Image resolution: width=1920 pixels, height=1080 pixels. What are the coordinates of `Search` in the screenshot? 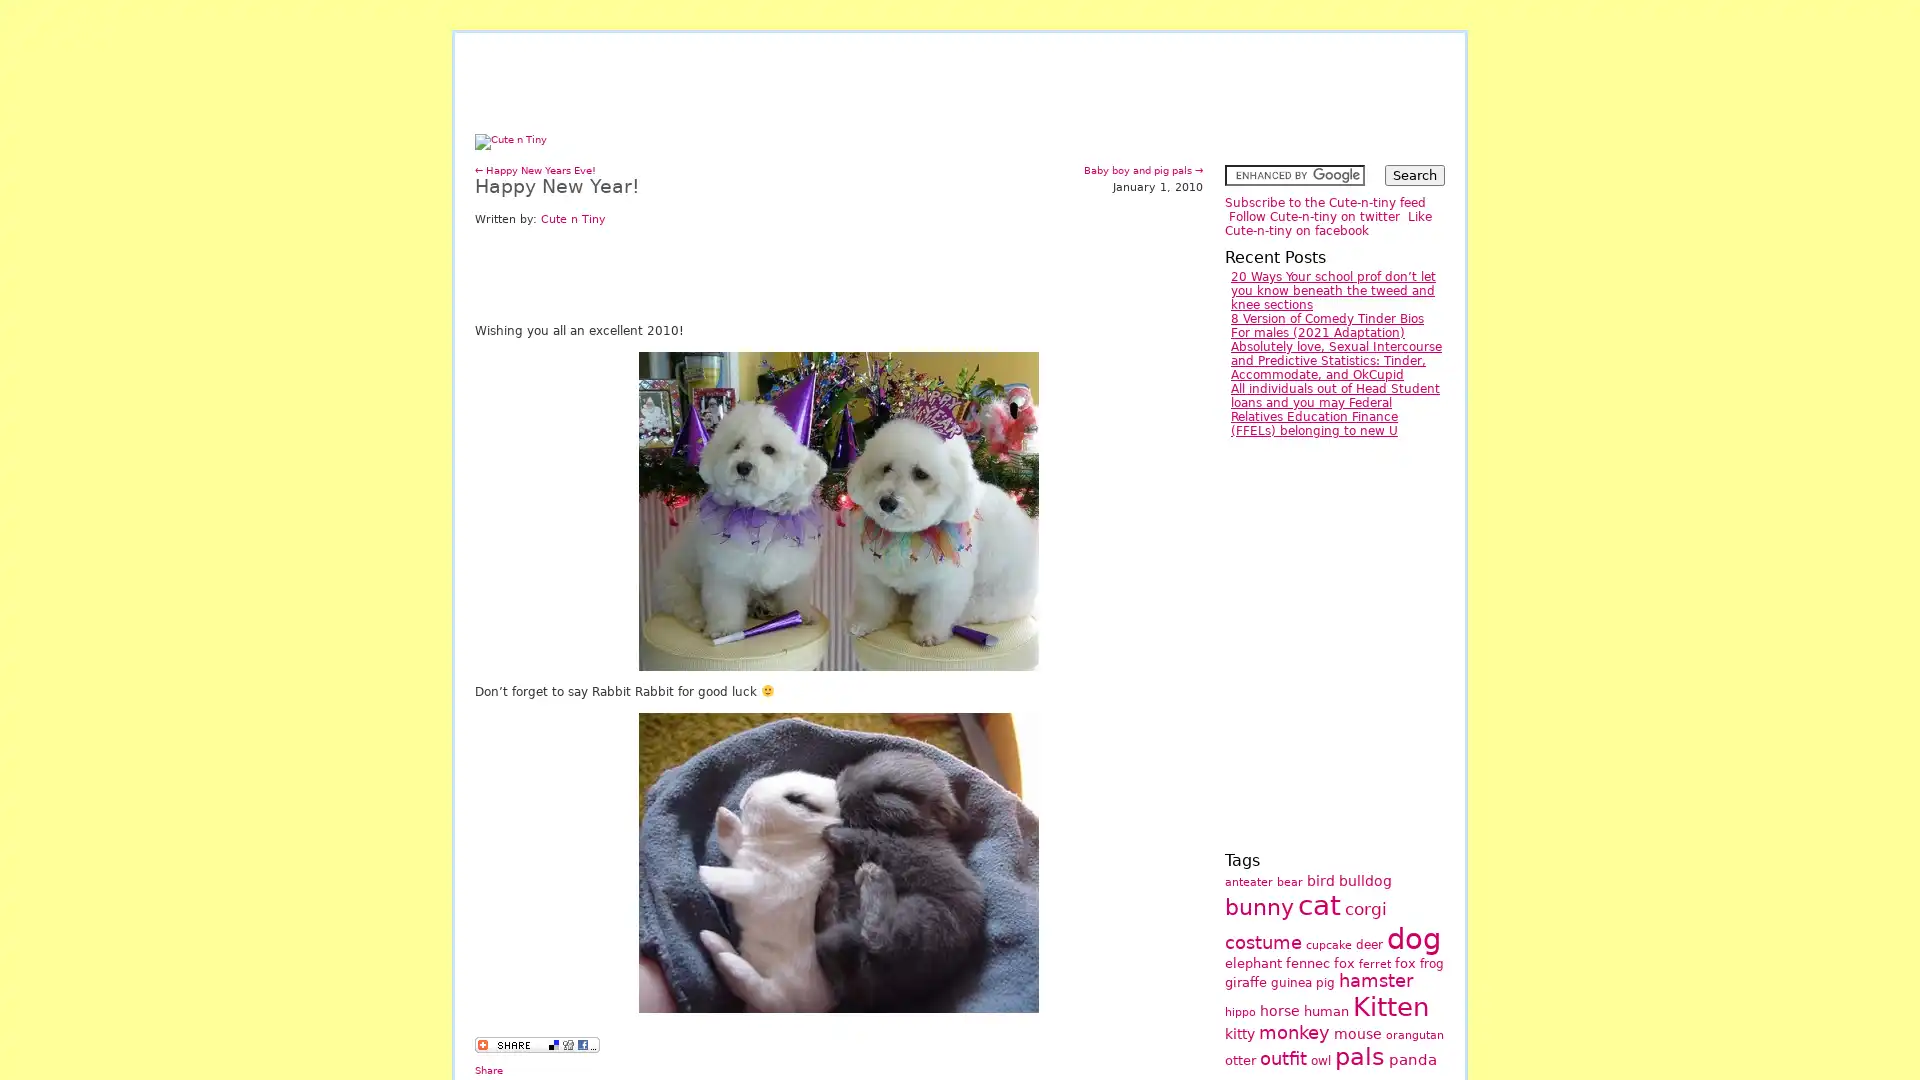 It's located at (1414, 174).